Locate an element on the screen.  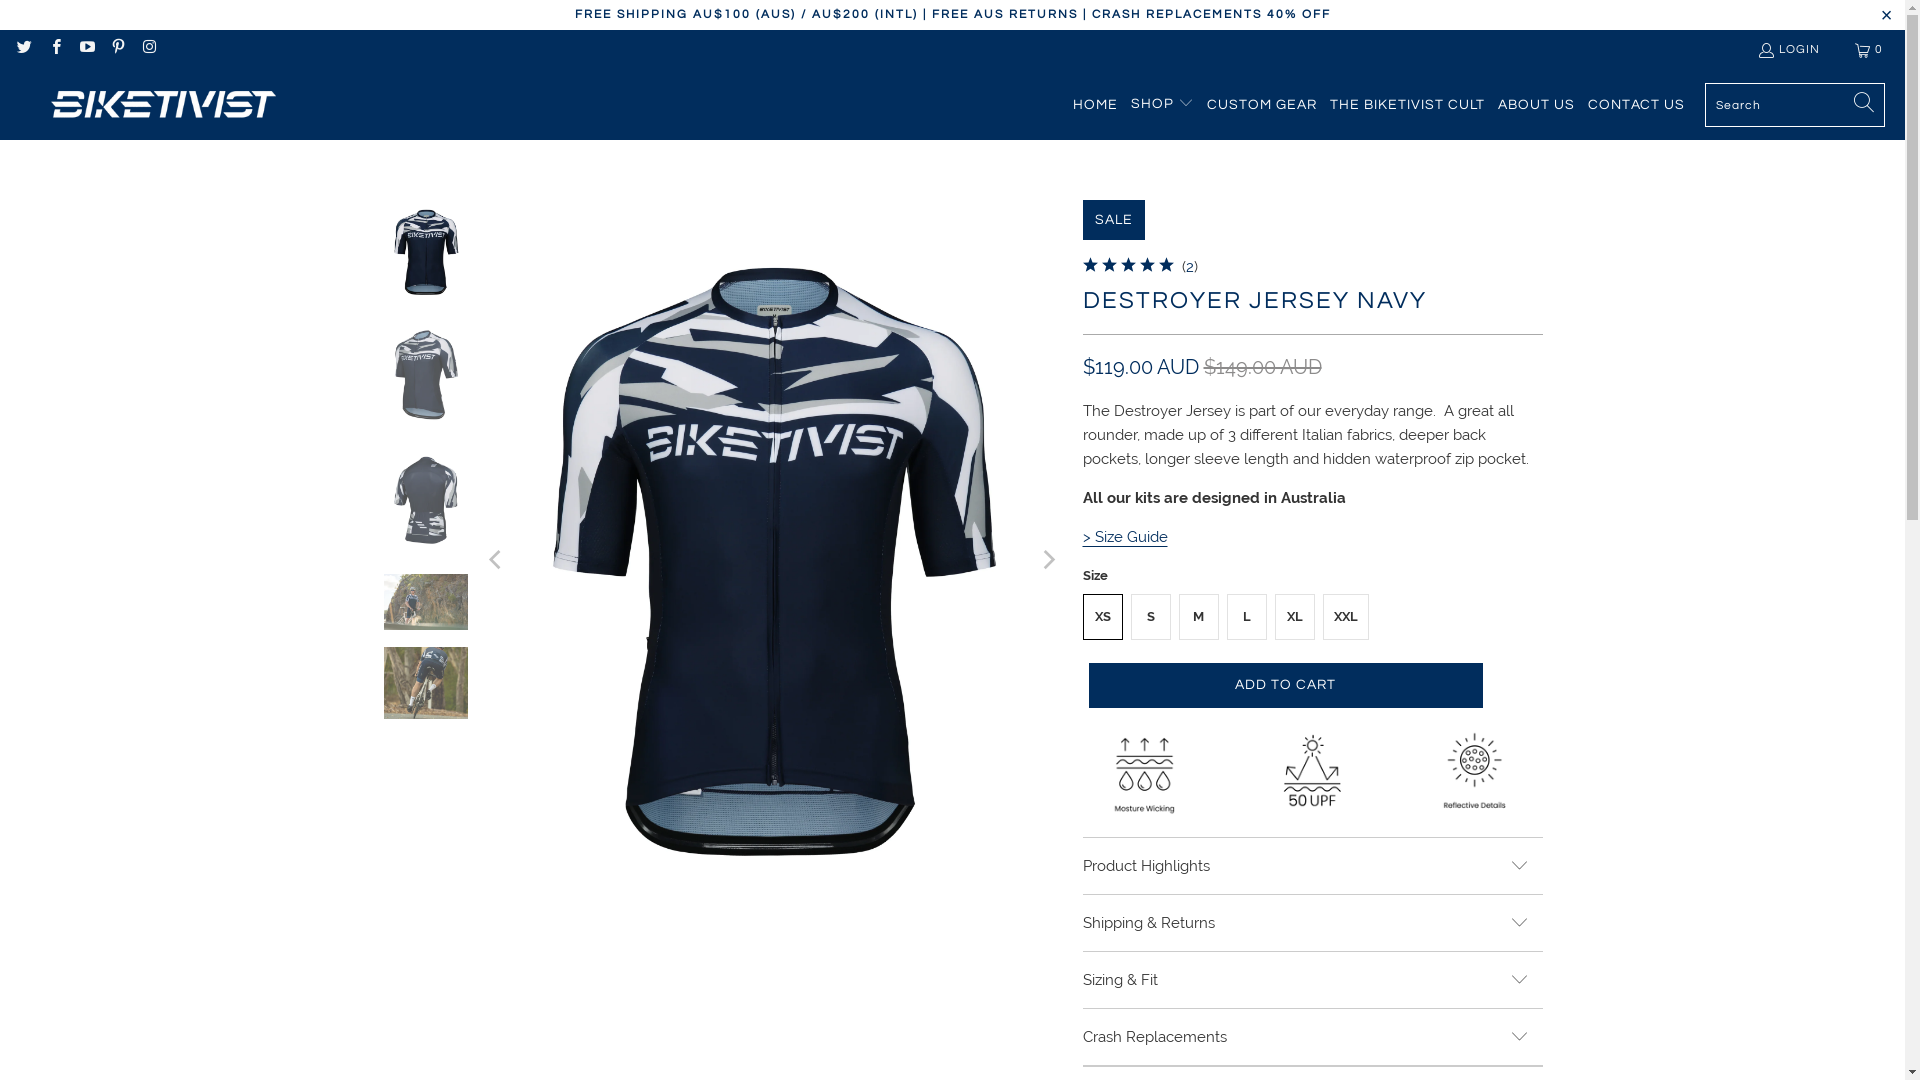
'CONTACT US' is located at coordinates (1636, 104).